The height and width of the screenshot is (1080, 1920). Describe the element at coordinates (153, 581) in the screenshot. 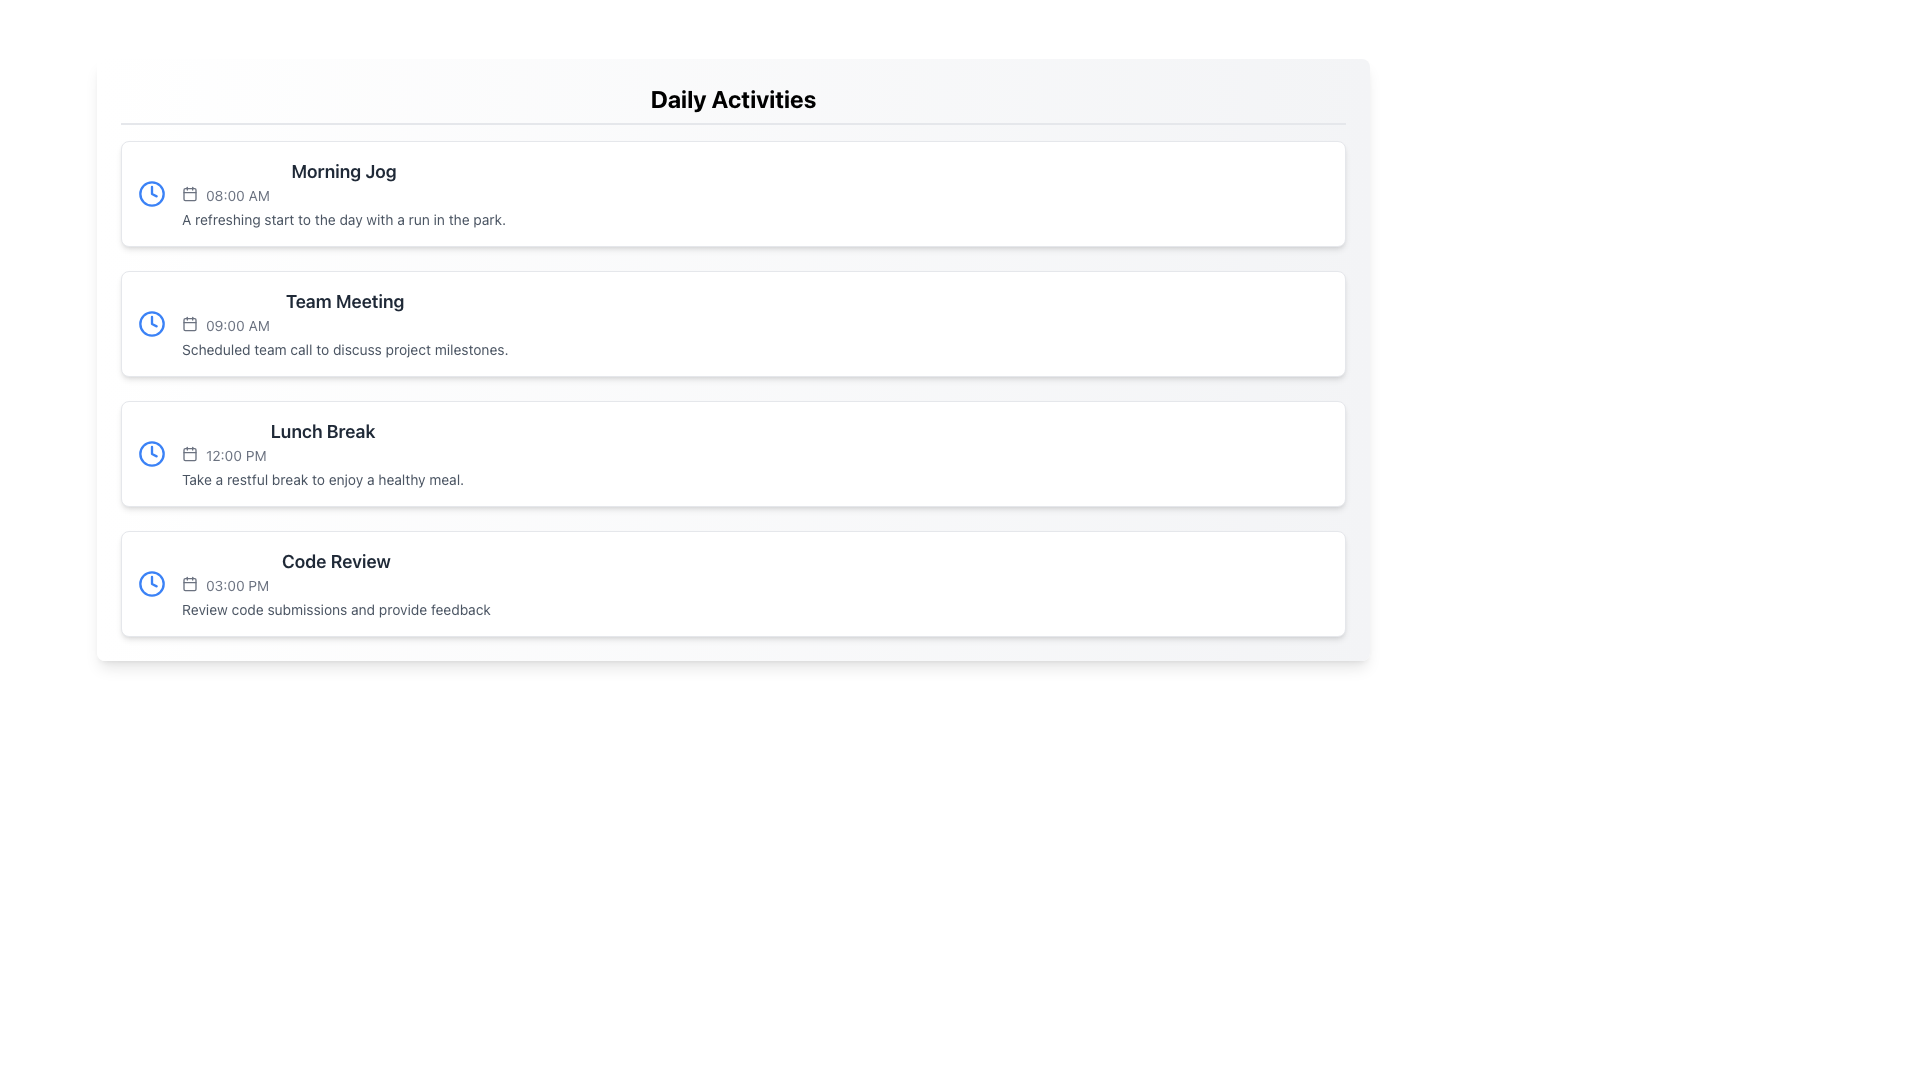

I see `the clock hand icon that indicates time, located next to the '08:00 AM' schedule entry` at that location.